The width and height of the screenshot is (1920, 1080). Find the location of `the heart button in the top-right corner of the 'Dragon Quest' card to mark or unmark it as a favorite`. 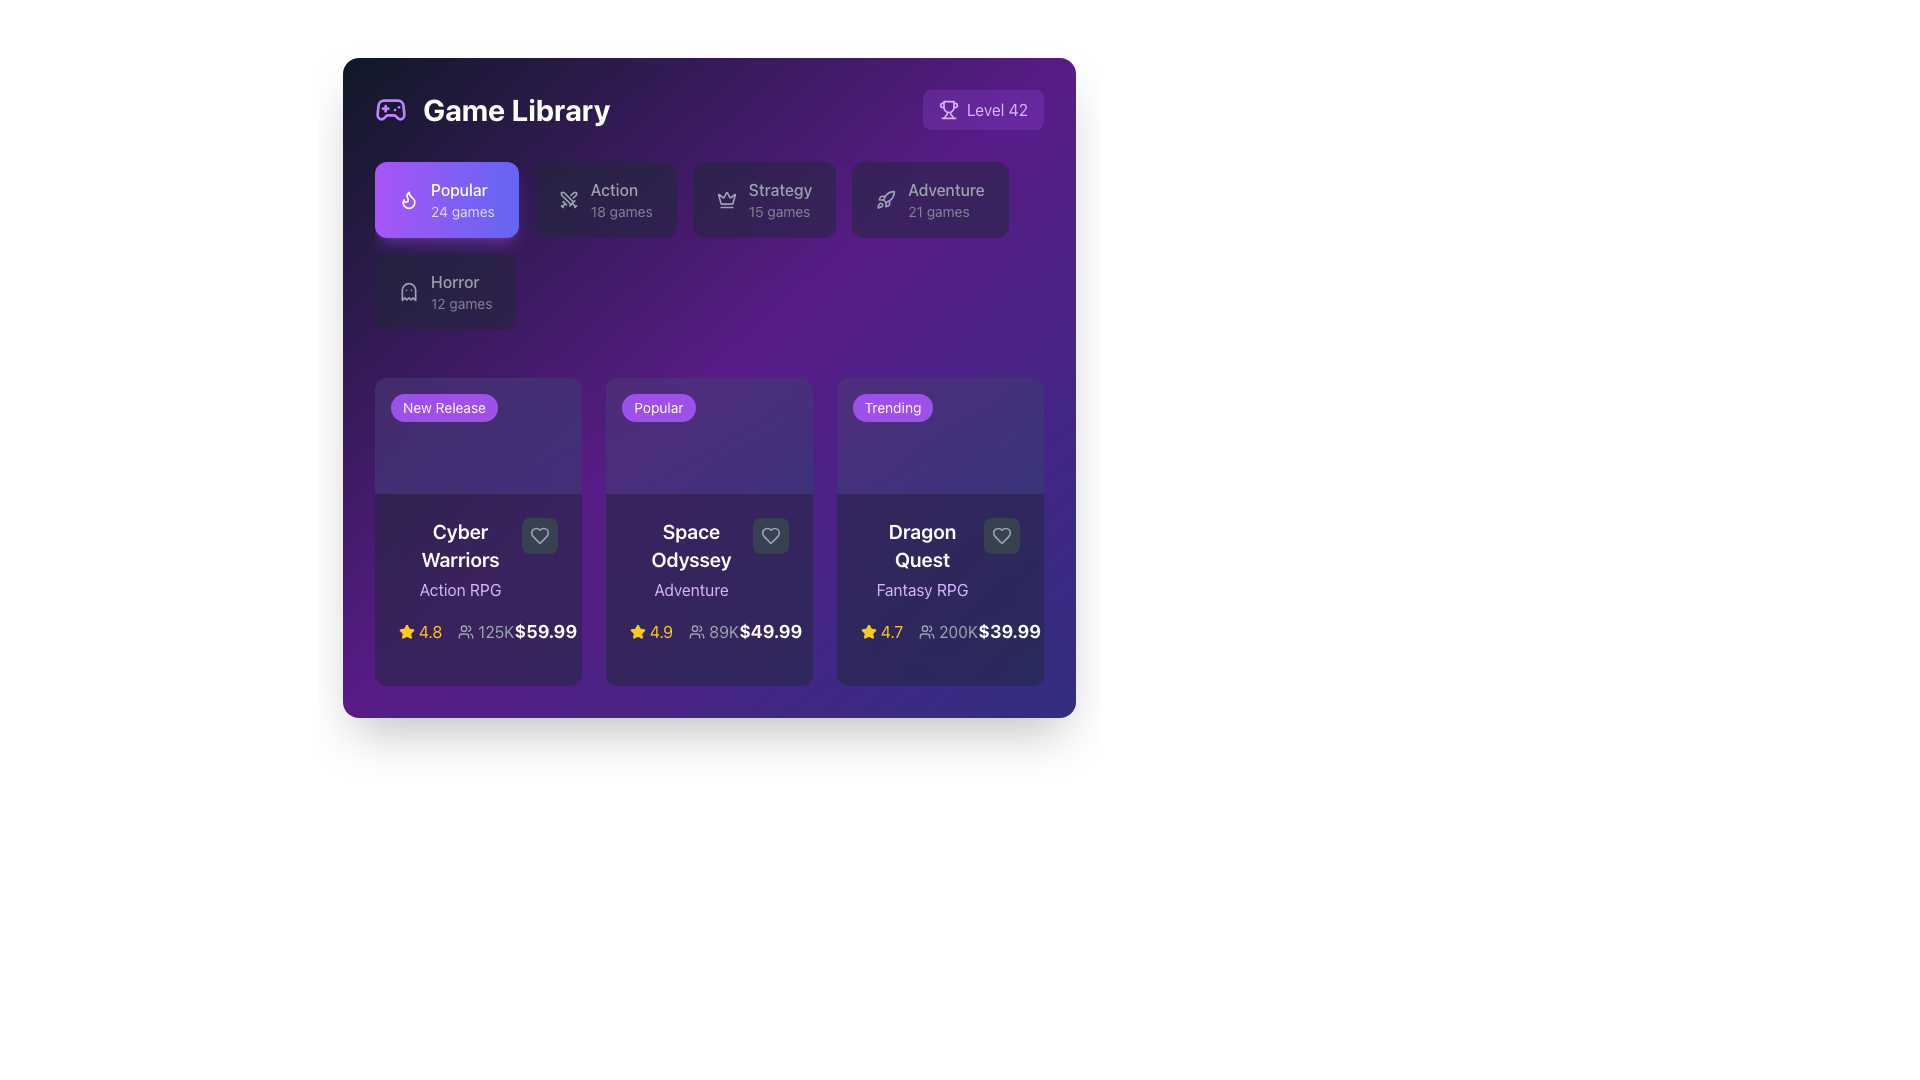

the heart button in the top-right corner of the 'Dragon Quest' card to mark or unmark it as a favorite is located at coordinates (1002, 535).